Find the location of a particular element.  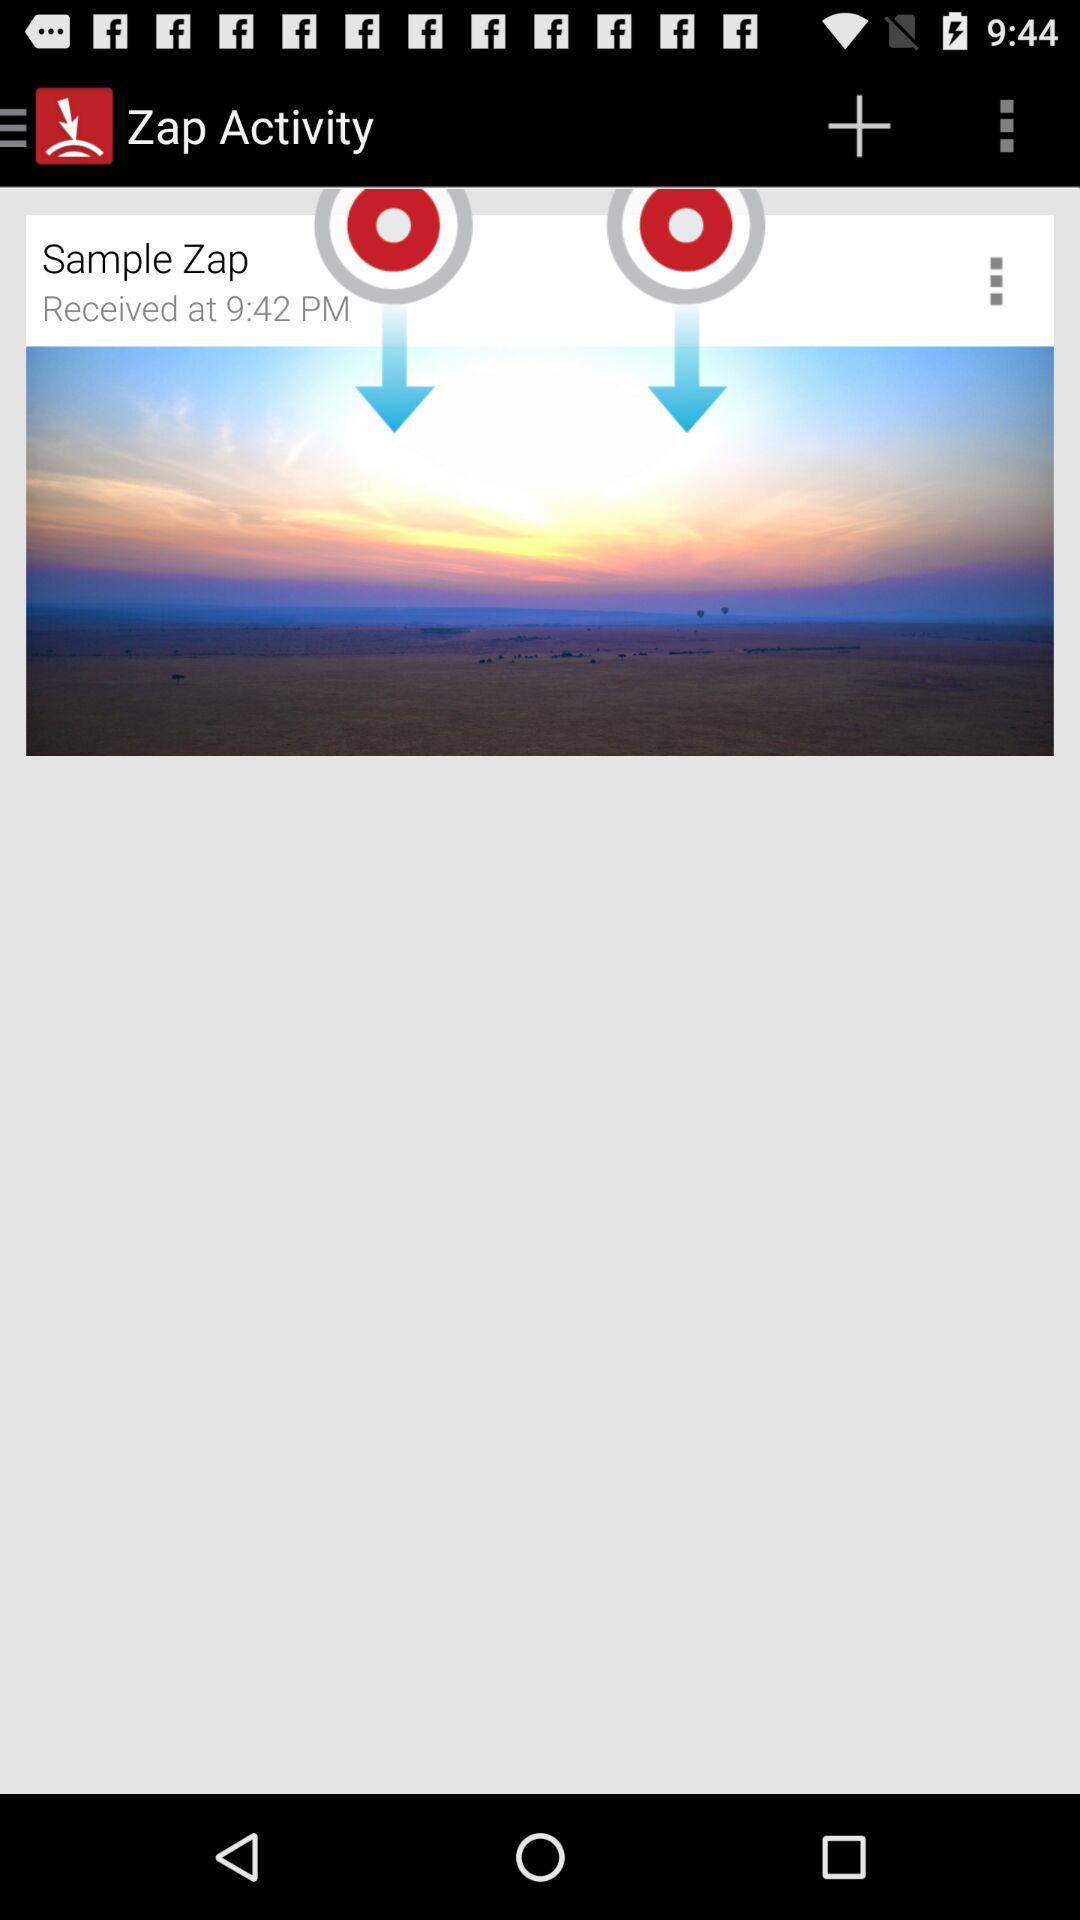

icon to the right of sample zap item is located at coordinates (1003, 279).